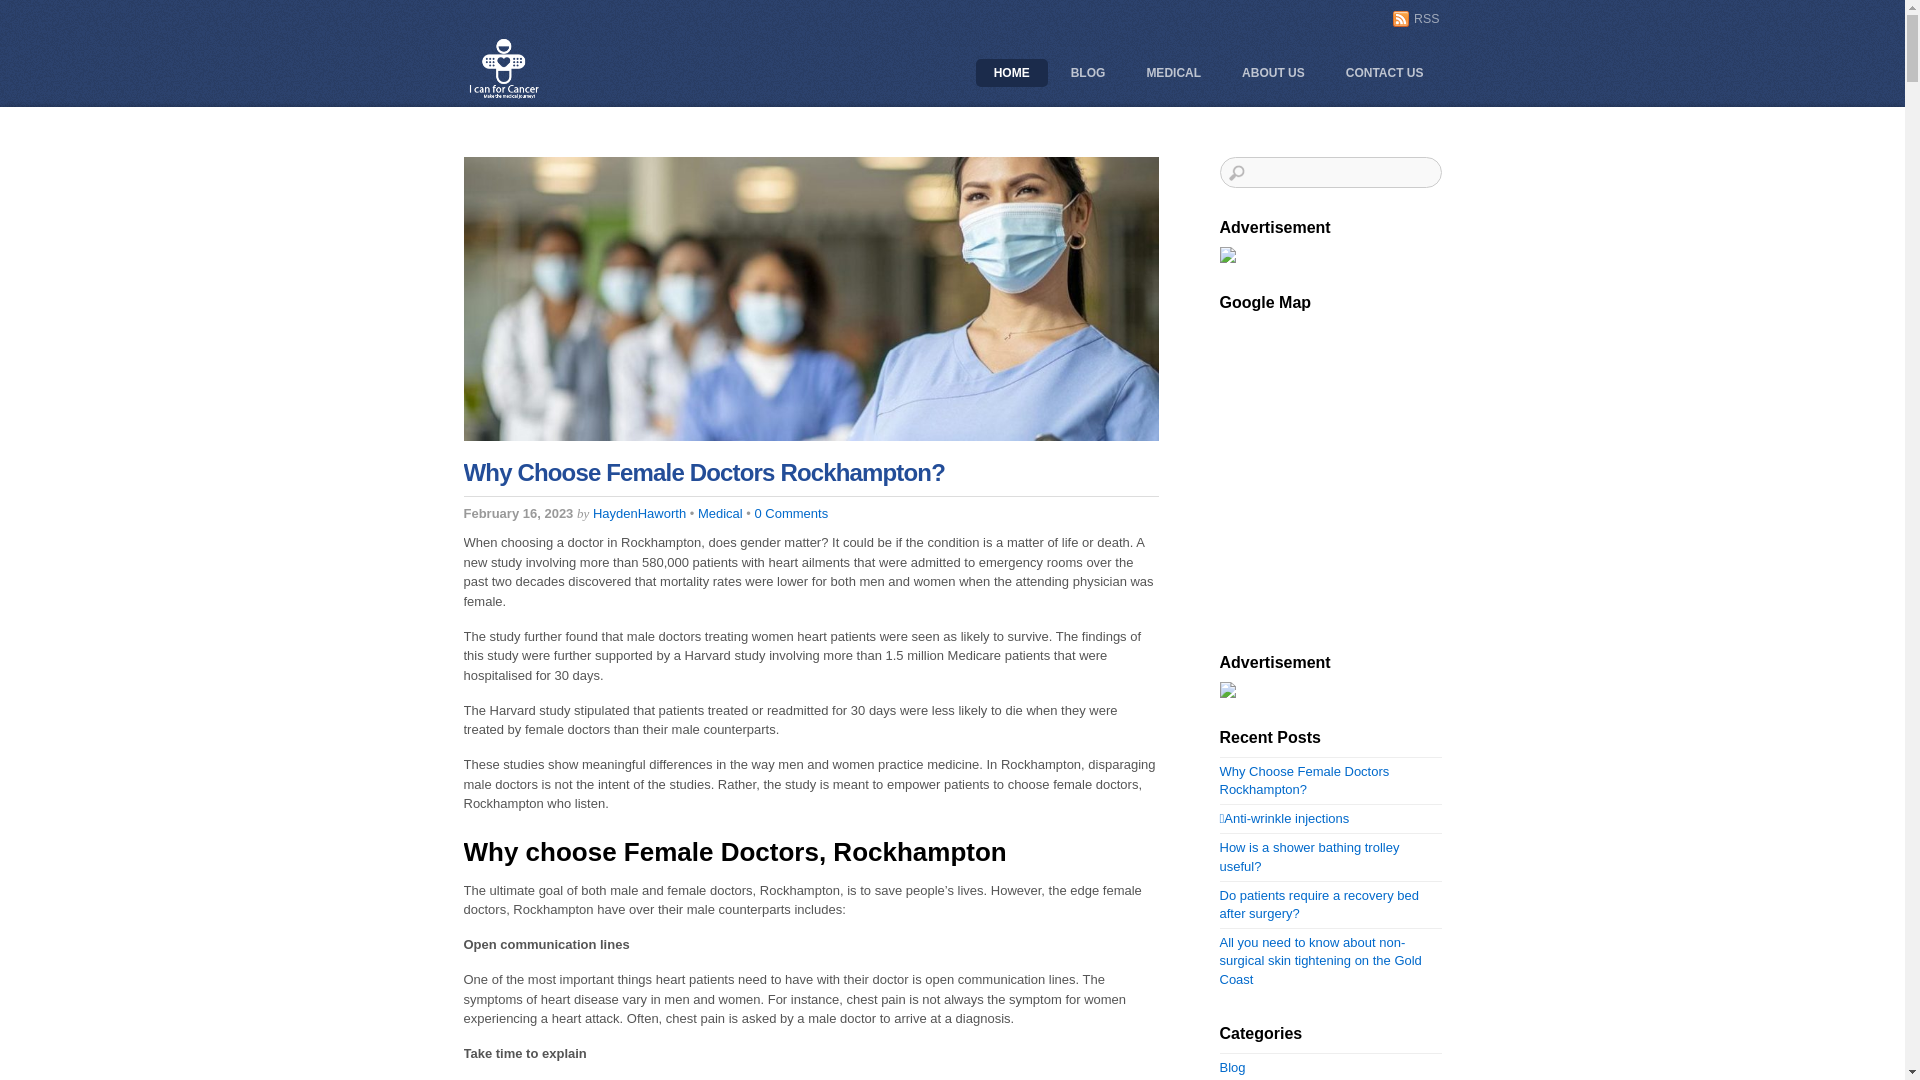 Image resolution: width=1920 pixels, height=1080 pixels. I want to click on 'Search', so click(1330, 171).